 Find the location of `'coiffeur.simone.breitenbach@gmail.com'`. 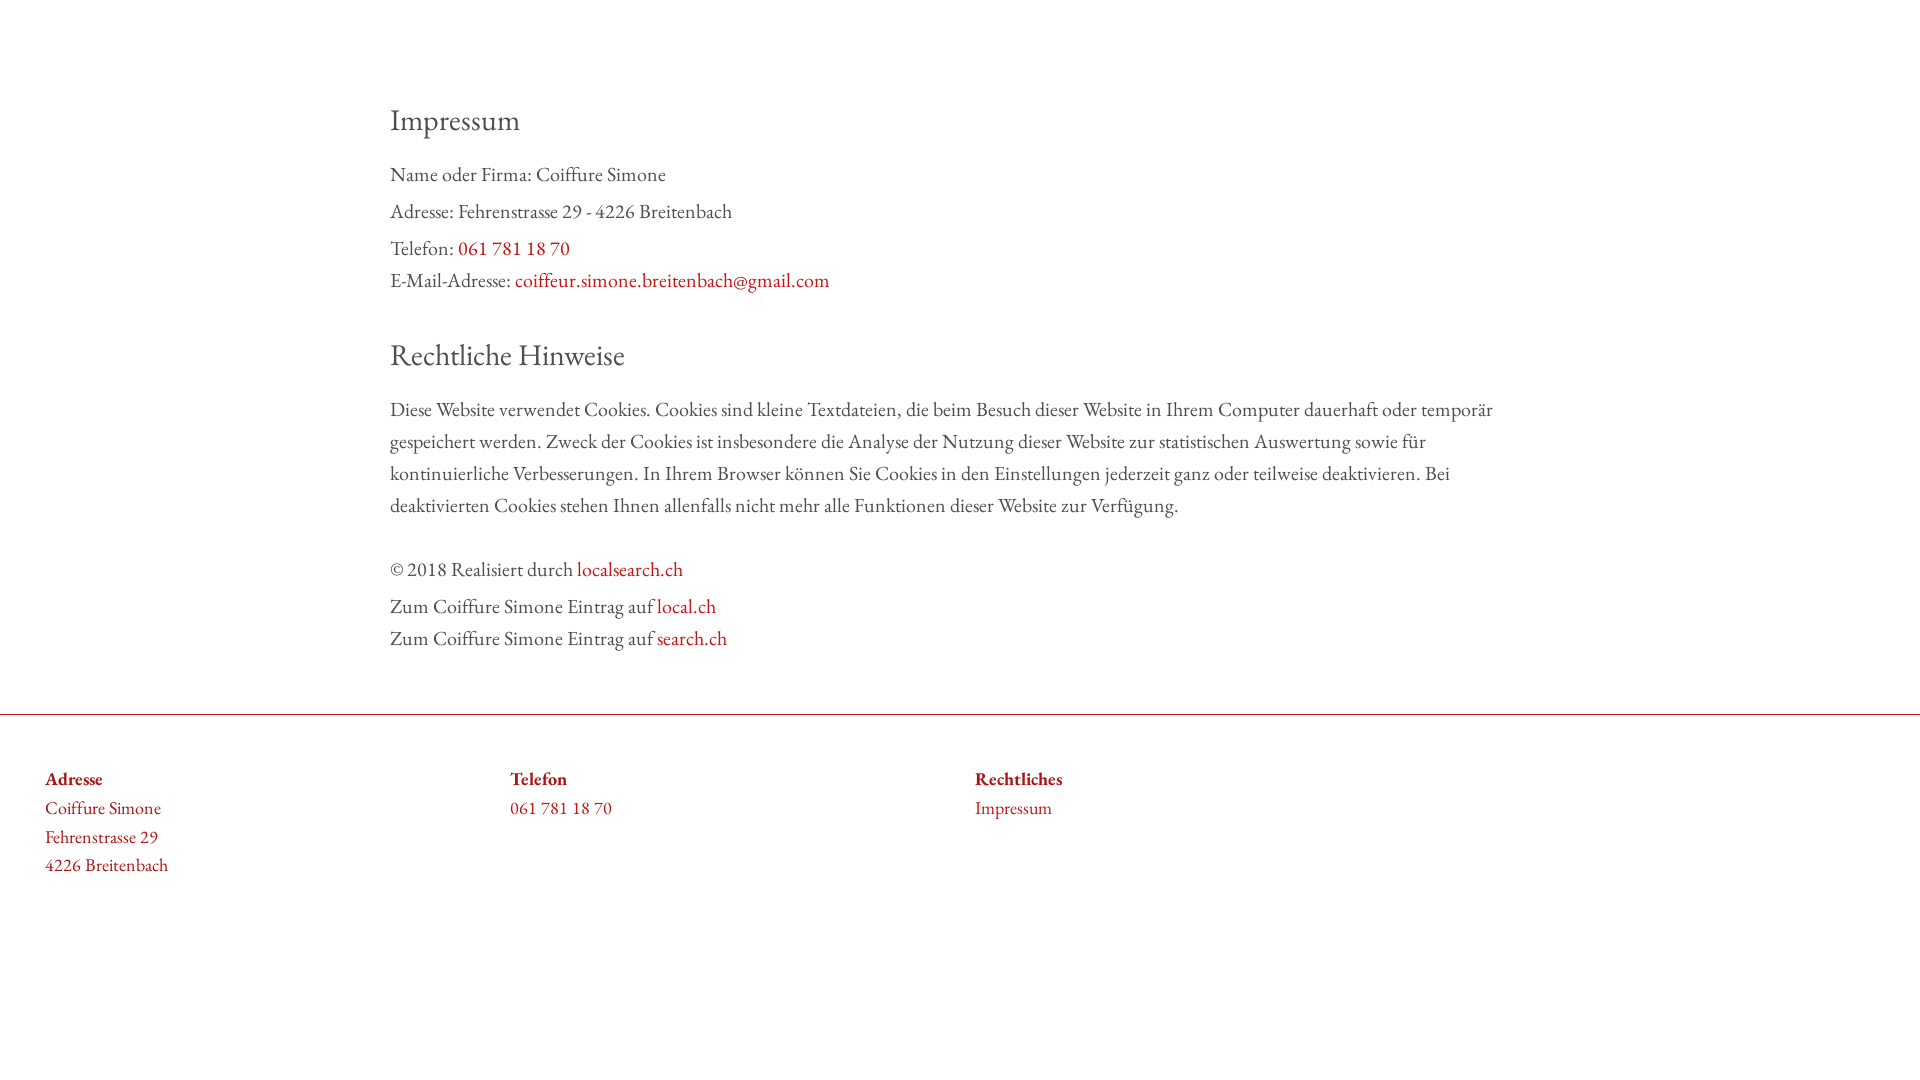

'coiffeur.simone.breitenbach@gmail.com' is located at coordinates (672, 280).